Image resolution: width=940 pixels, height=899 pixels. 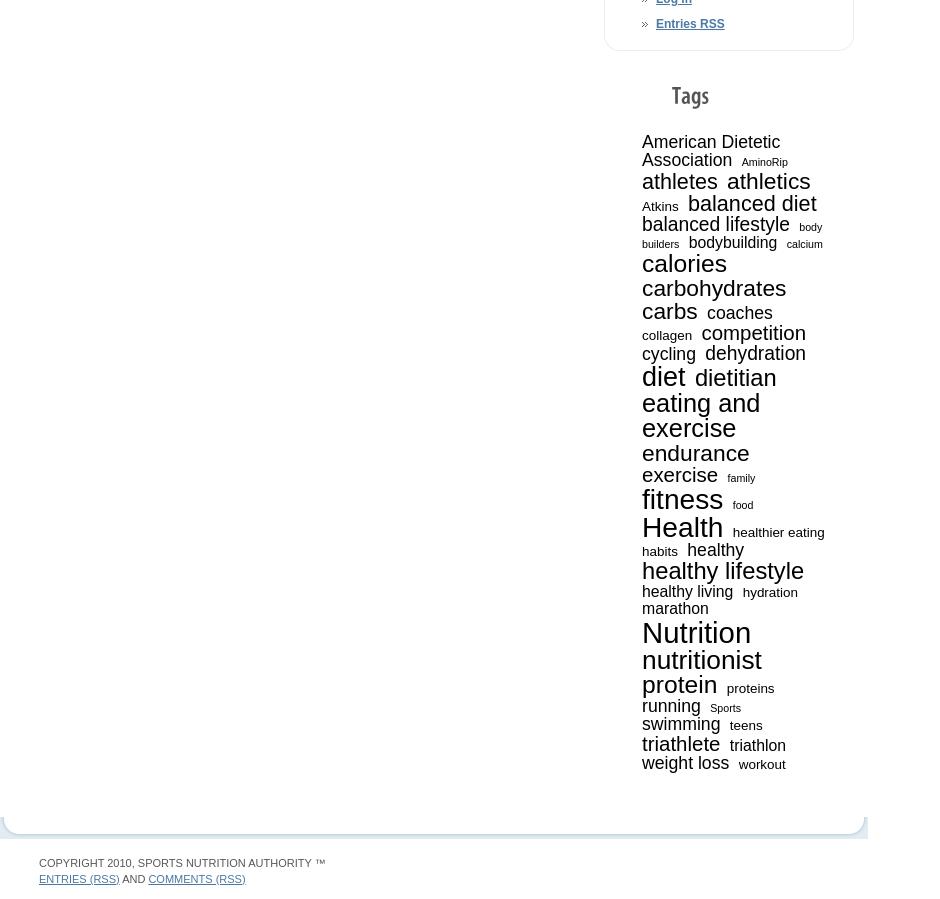 I want to click on 'running', so click(x=669, y=703).